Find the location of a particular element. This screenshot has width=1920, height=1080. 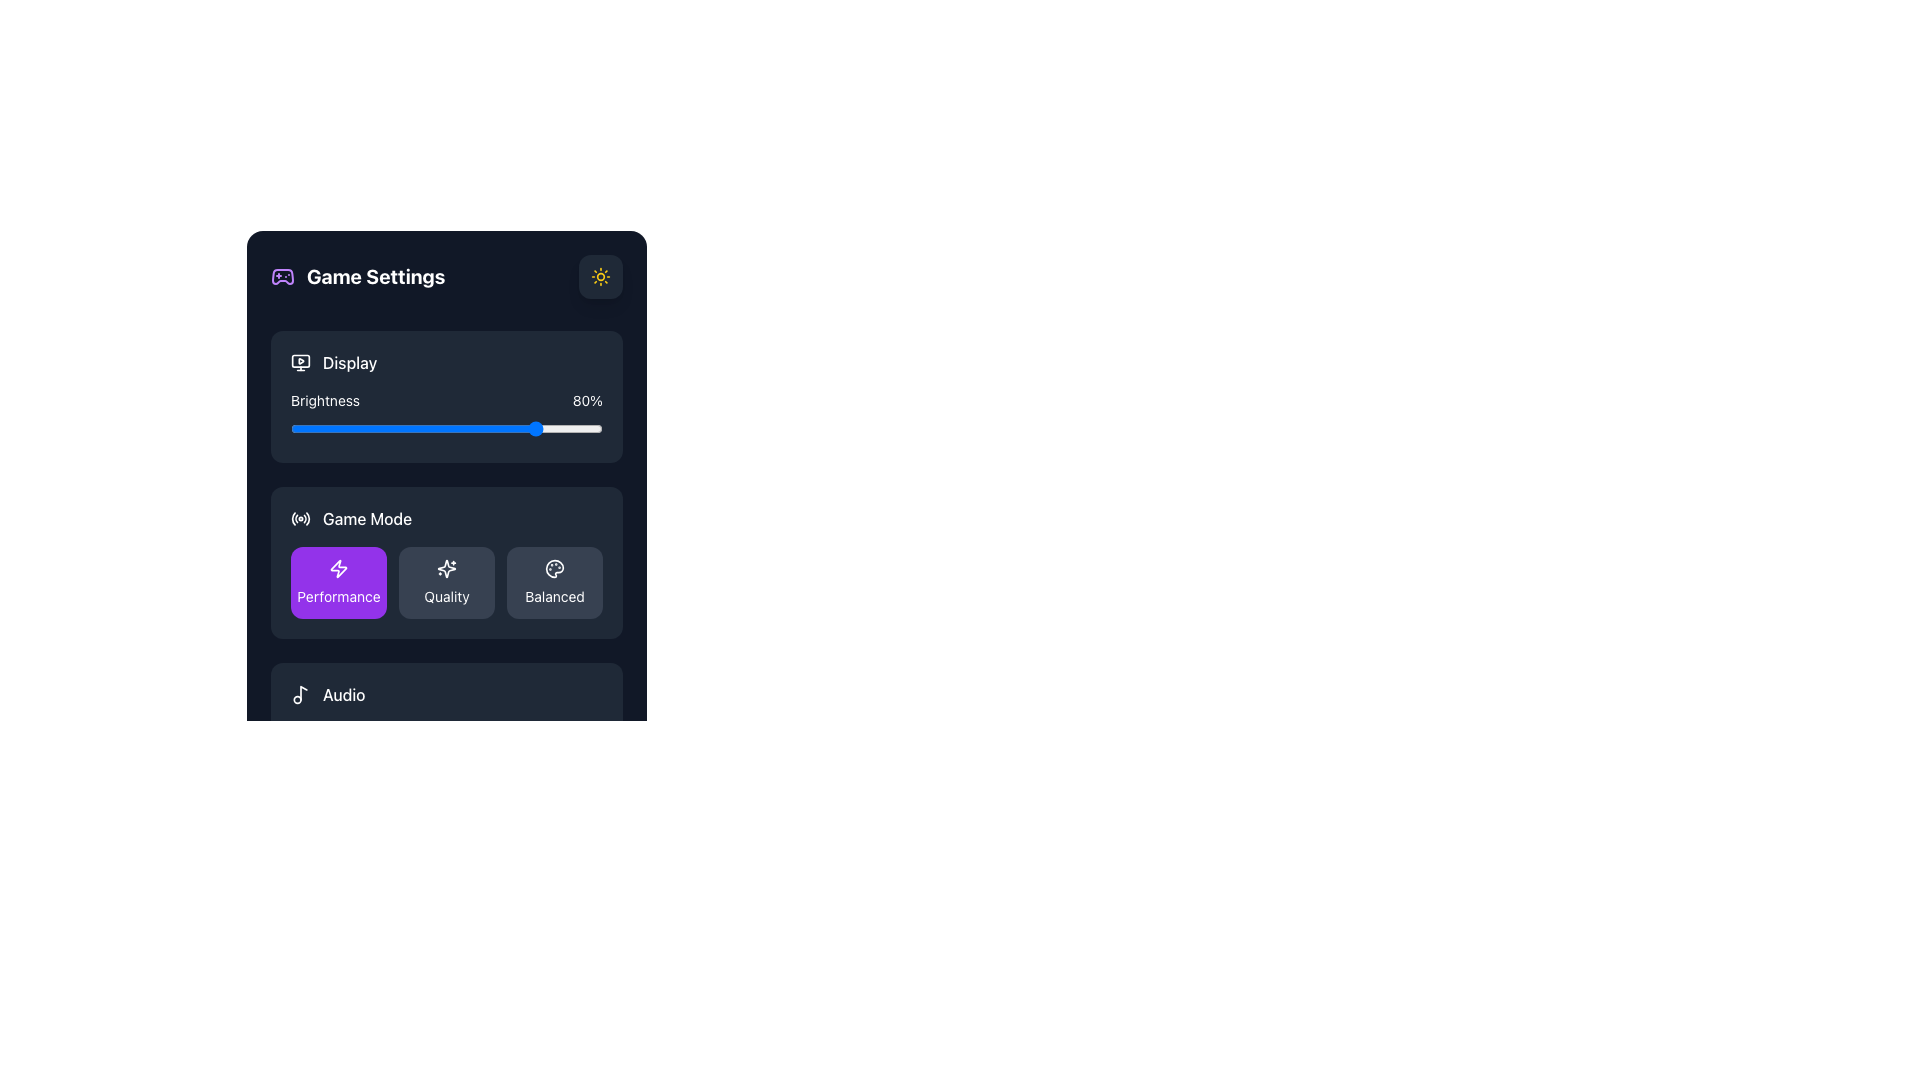

brightness is located at coordinates (397, 427).